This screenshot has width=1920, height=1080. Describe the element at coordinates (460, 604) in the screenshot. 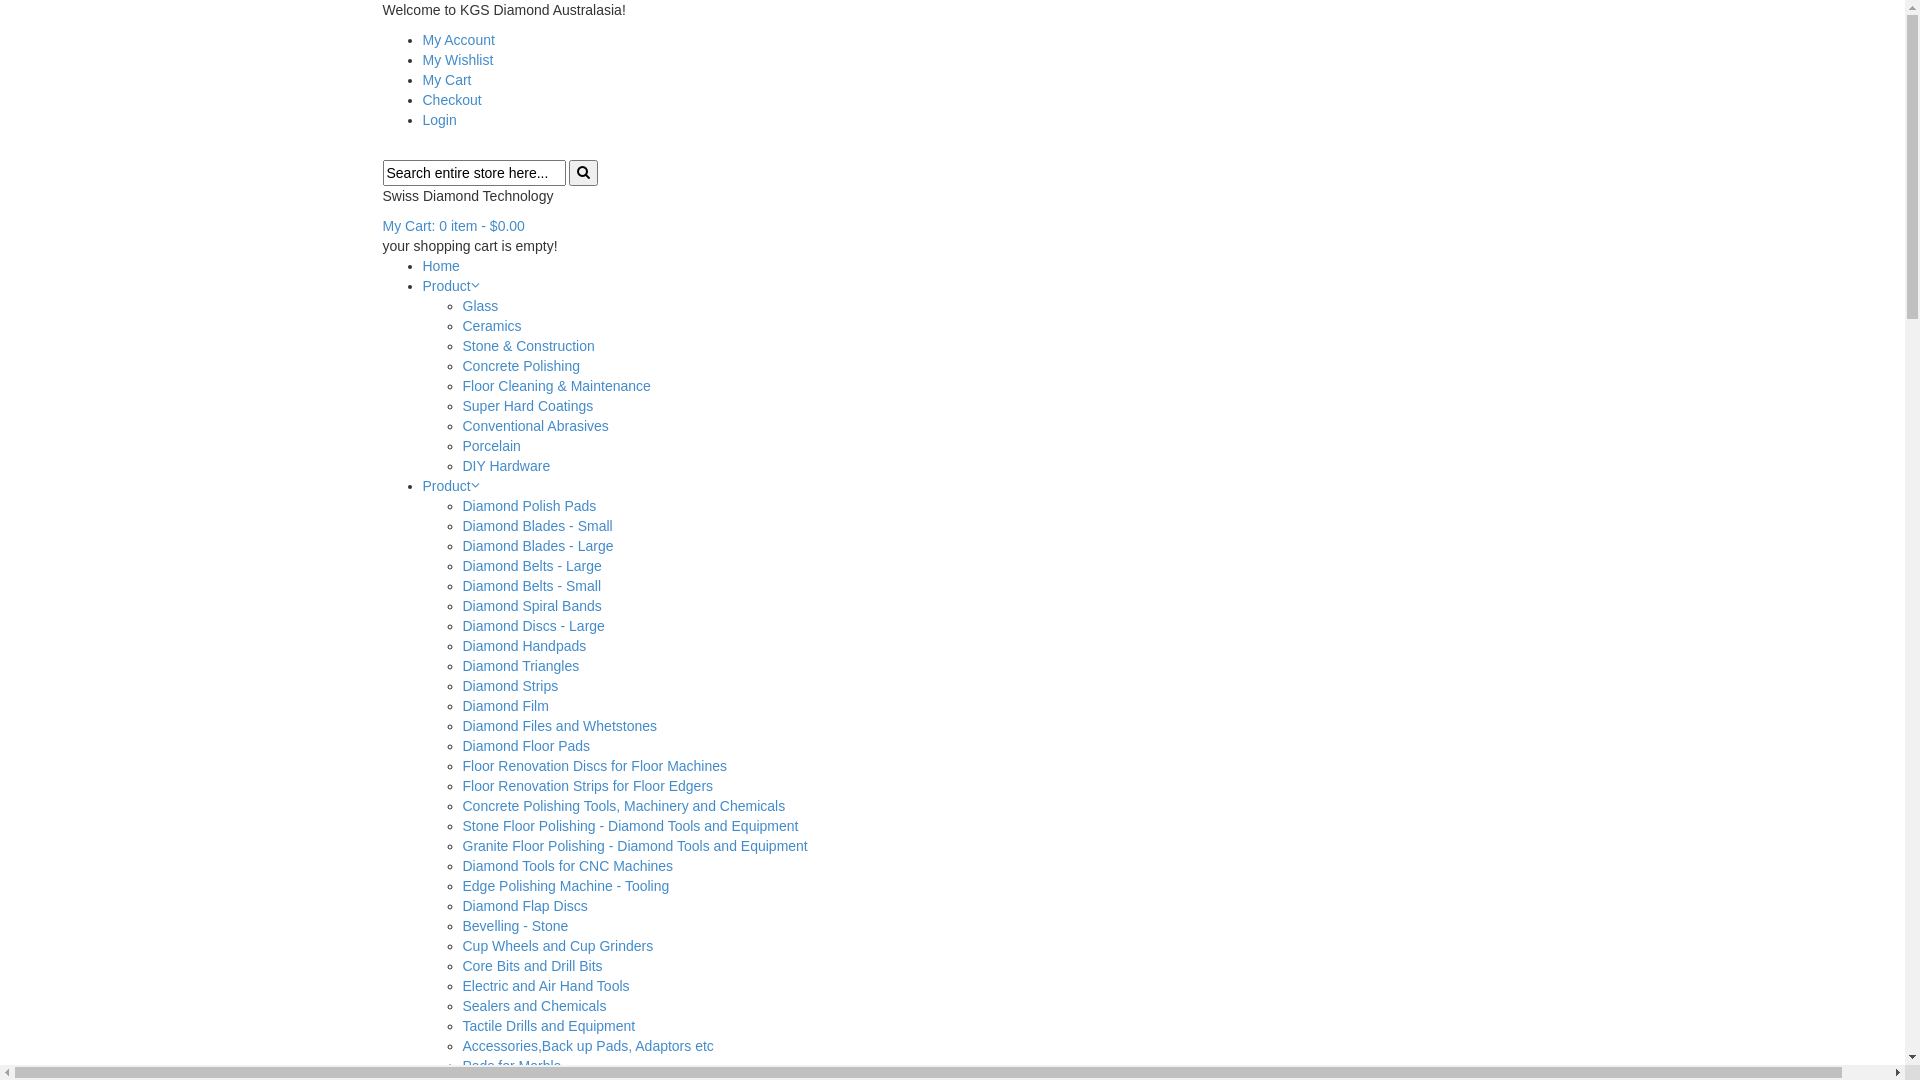

I see `'Diamond Spiral Bands'` at that location.